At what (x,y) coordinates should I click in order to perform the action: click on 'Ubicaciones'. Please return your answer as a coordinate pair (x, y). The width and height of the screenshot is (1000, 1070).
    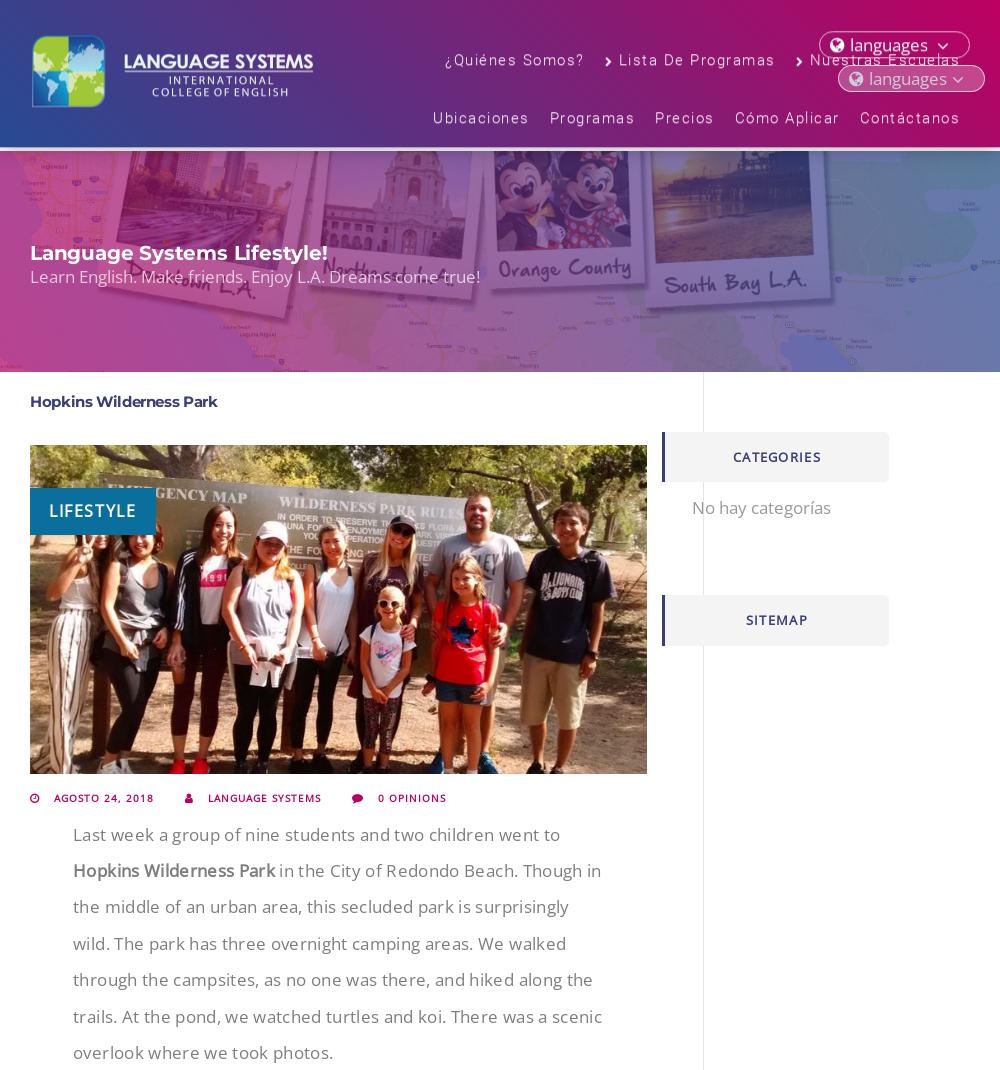
    Looking at the image, I should click on (480, 121).